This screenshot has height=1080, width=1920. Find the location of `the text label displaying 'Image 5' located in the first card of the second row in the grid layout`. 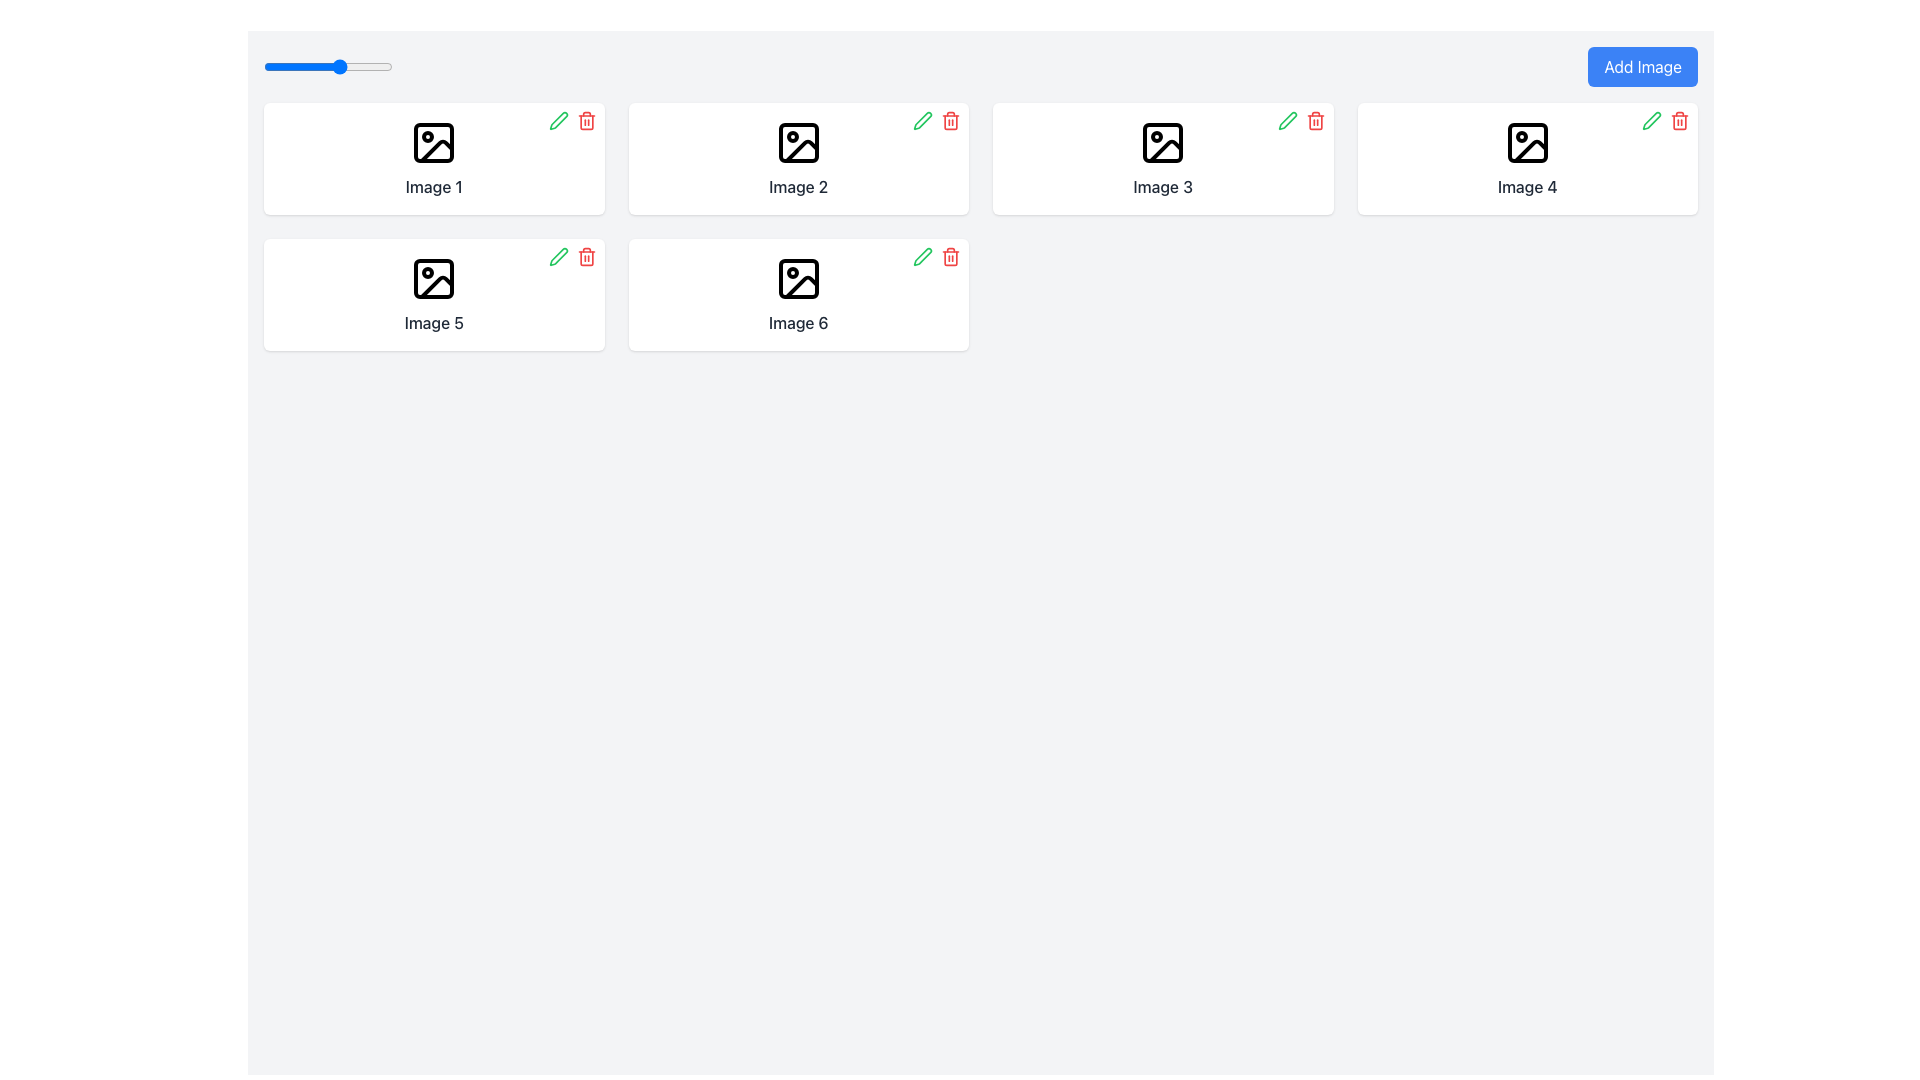

the text label displaying 'Image 5' located in the first card of the second row in the grid layout is located at coordinates (433, 322).